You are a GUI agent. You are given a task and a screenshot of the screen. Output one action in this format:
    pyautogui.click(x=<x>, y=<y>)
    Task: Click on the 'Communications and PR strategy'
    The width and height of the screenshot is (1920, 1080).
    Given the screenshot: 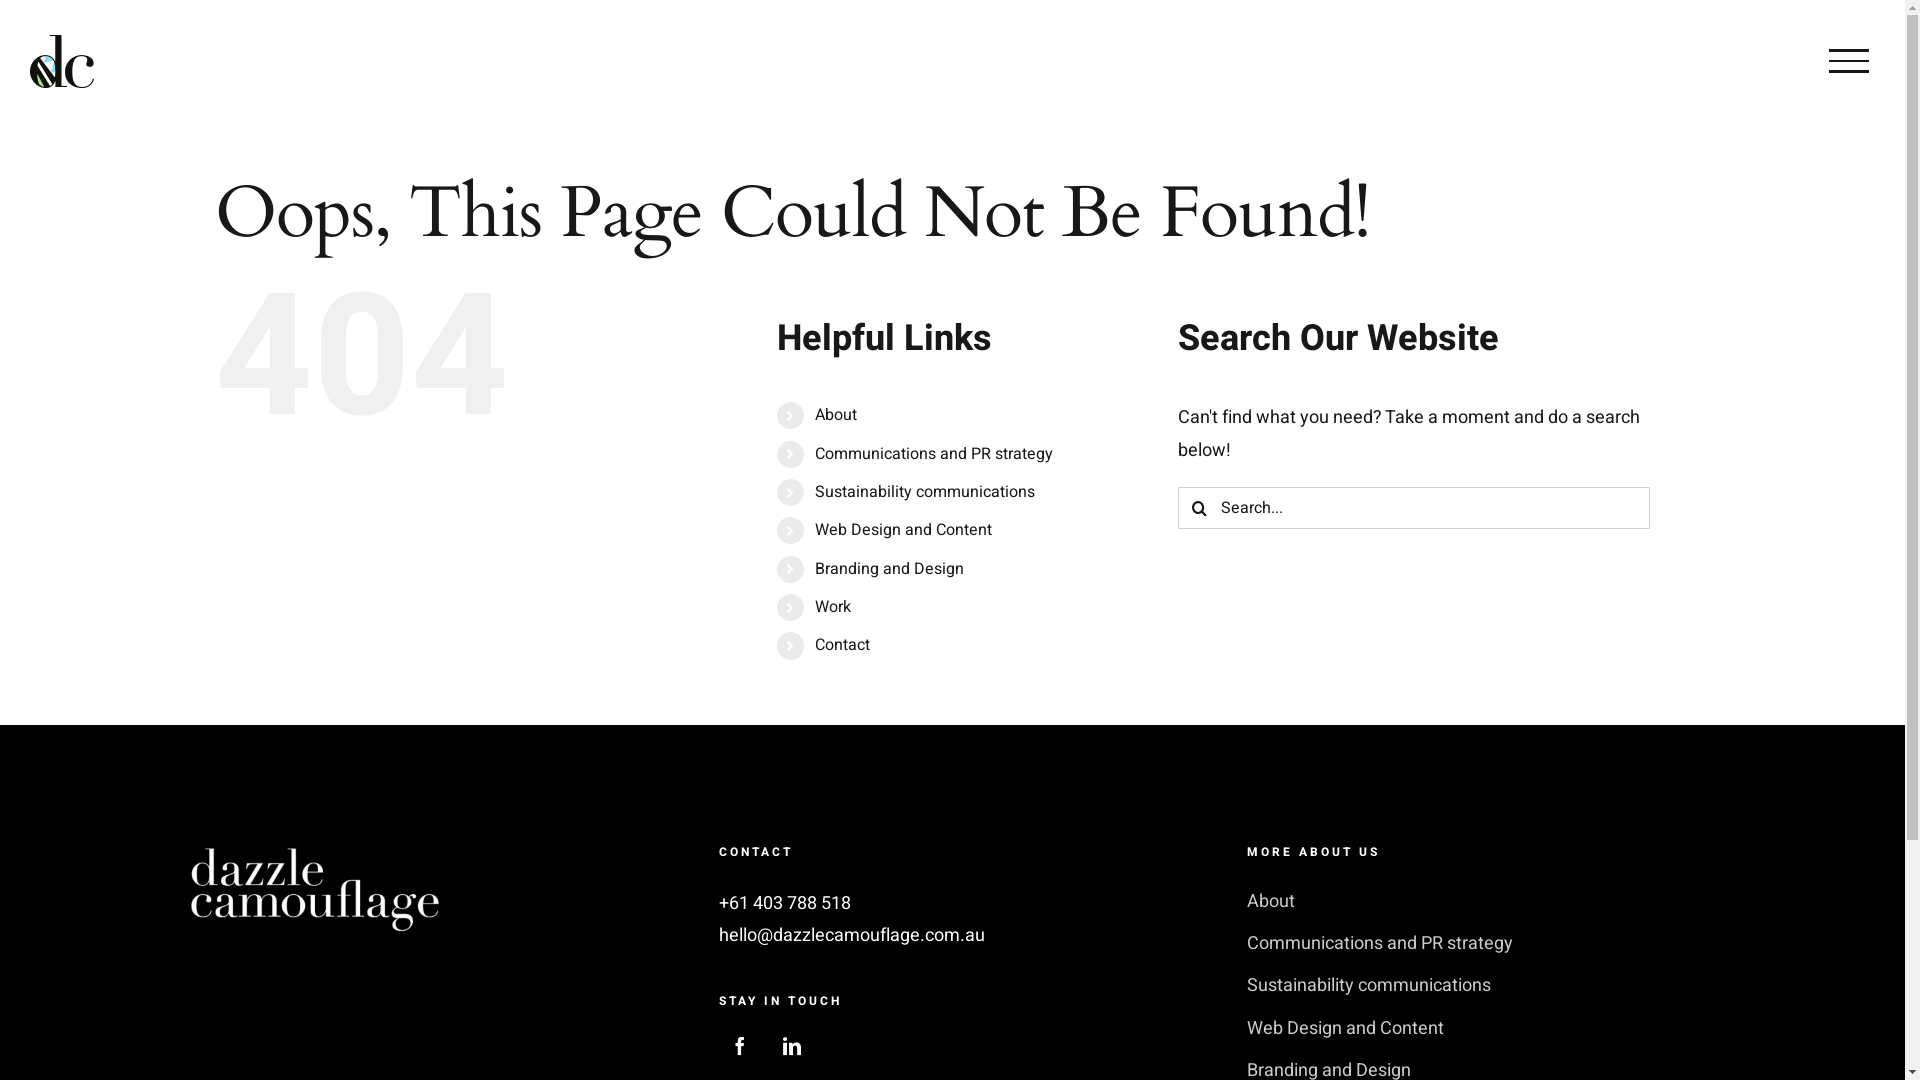 What is the action you would take?
    pyautogui.click(x=933, y=454)
    